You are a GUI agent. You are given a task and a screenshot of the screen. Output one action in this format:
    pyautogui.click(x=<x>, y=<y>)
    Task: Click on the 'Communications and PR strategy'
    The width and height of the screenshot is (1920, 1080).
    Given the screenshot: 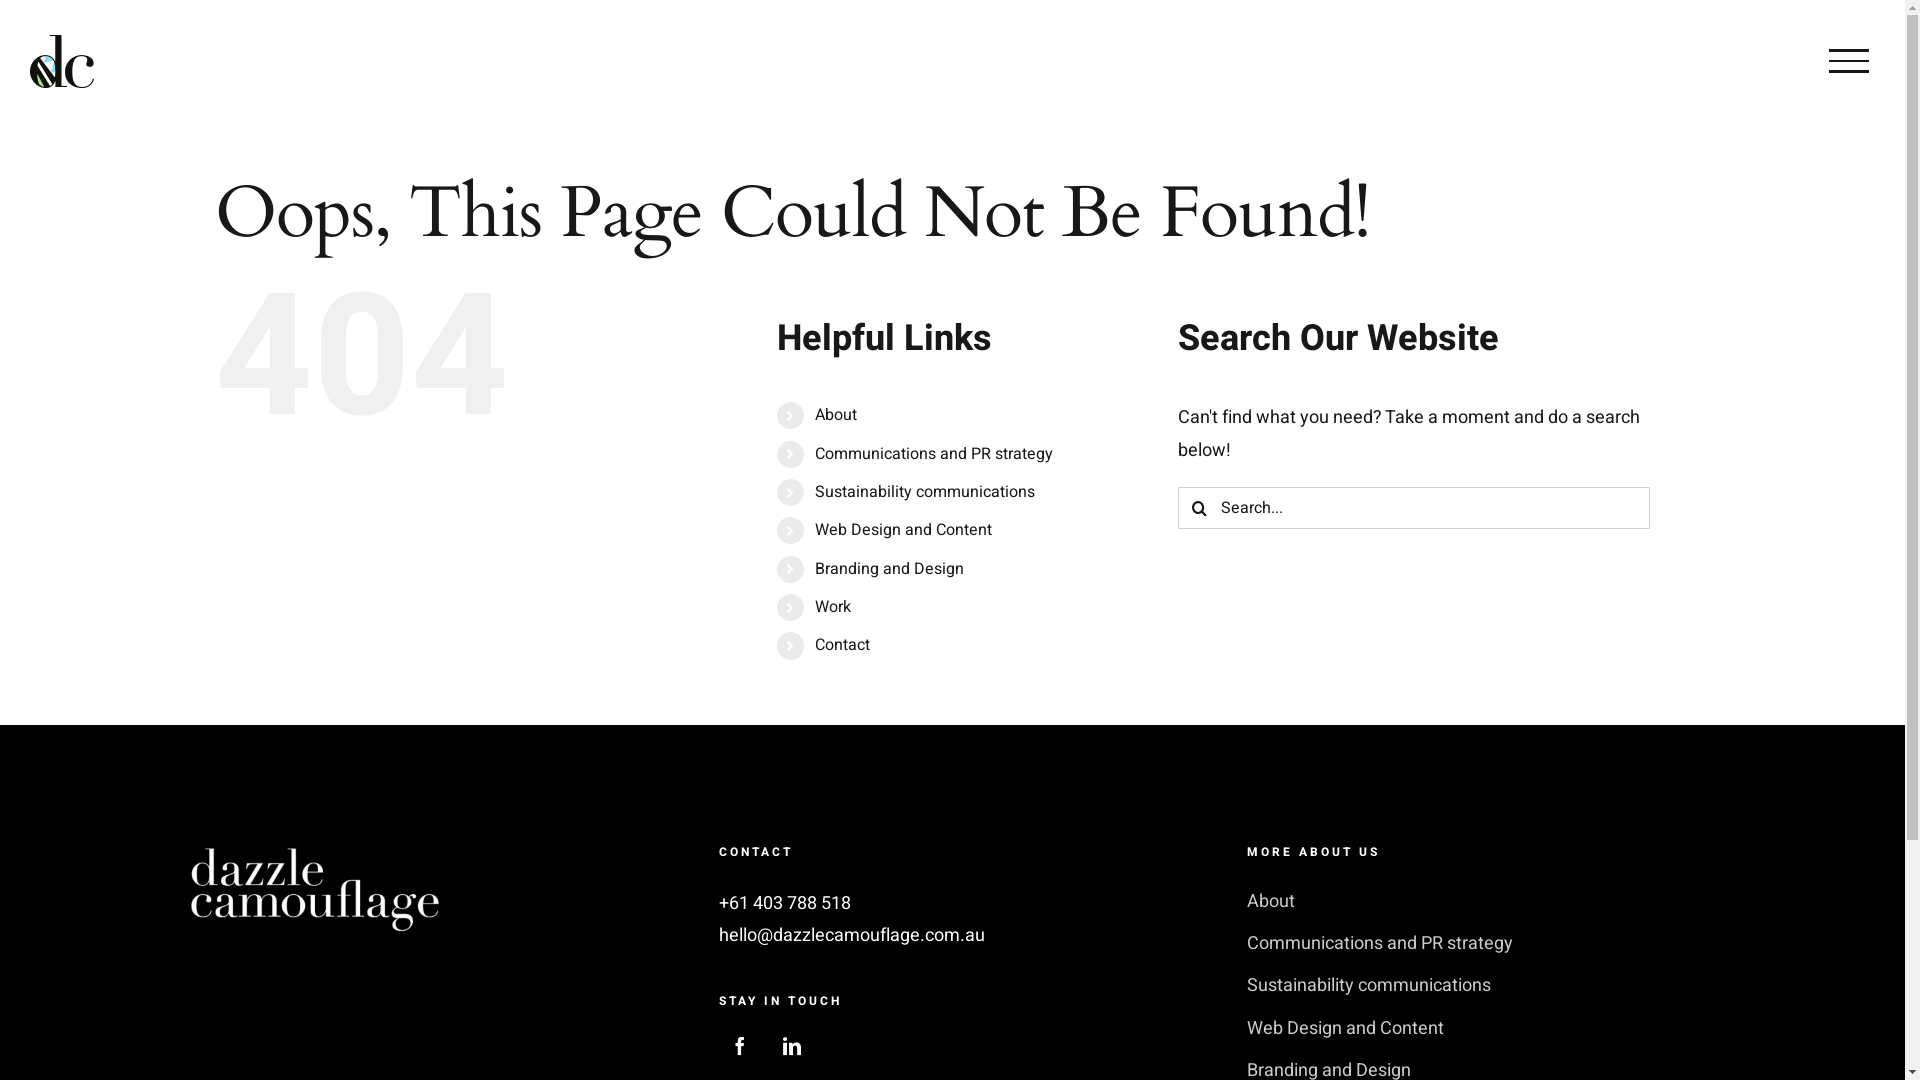 What is the action you would take?
    pyautogui.click(x=933, y=454)
    